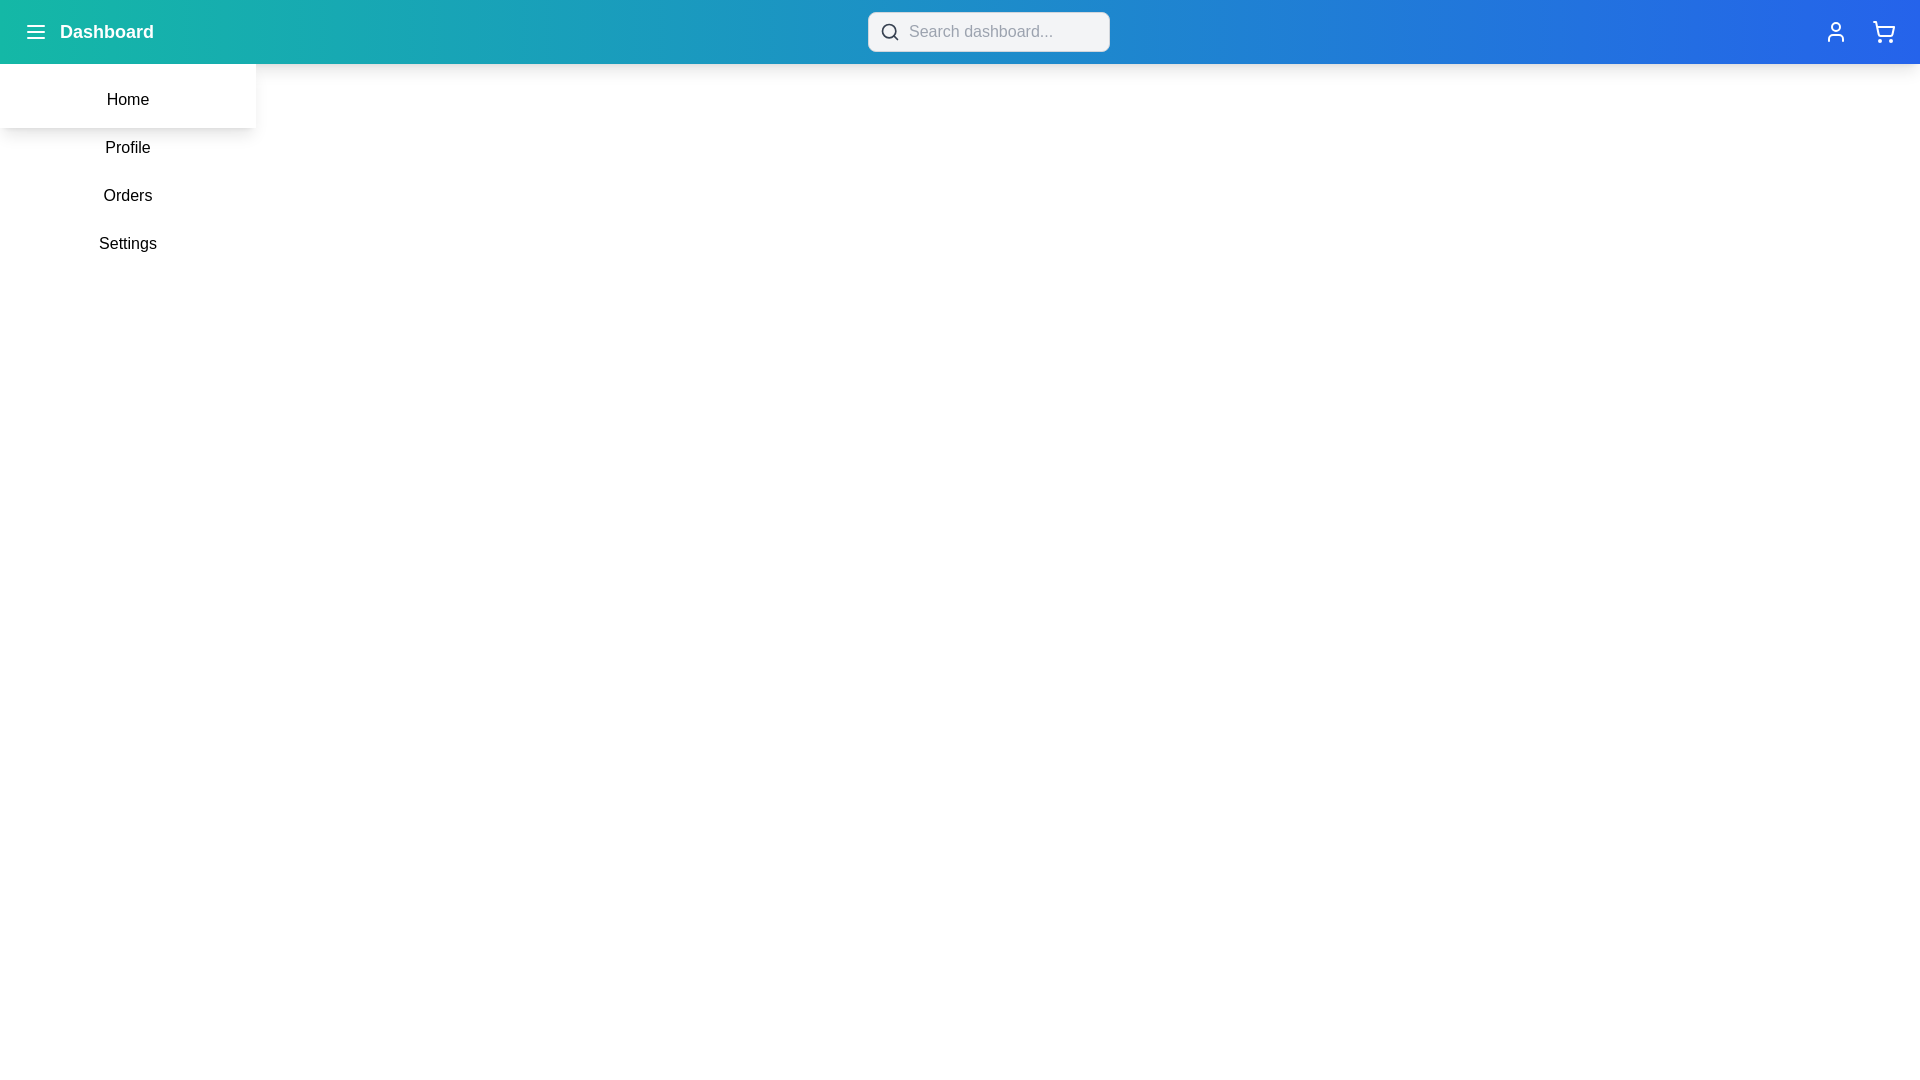  I want to click on the navigation button located at the top of the sidebar menu, which redirects to the 'Home' page, to change its style, so click(127, 100).